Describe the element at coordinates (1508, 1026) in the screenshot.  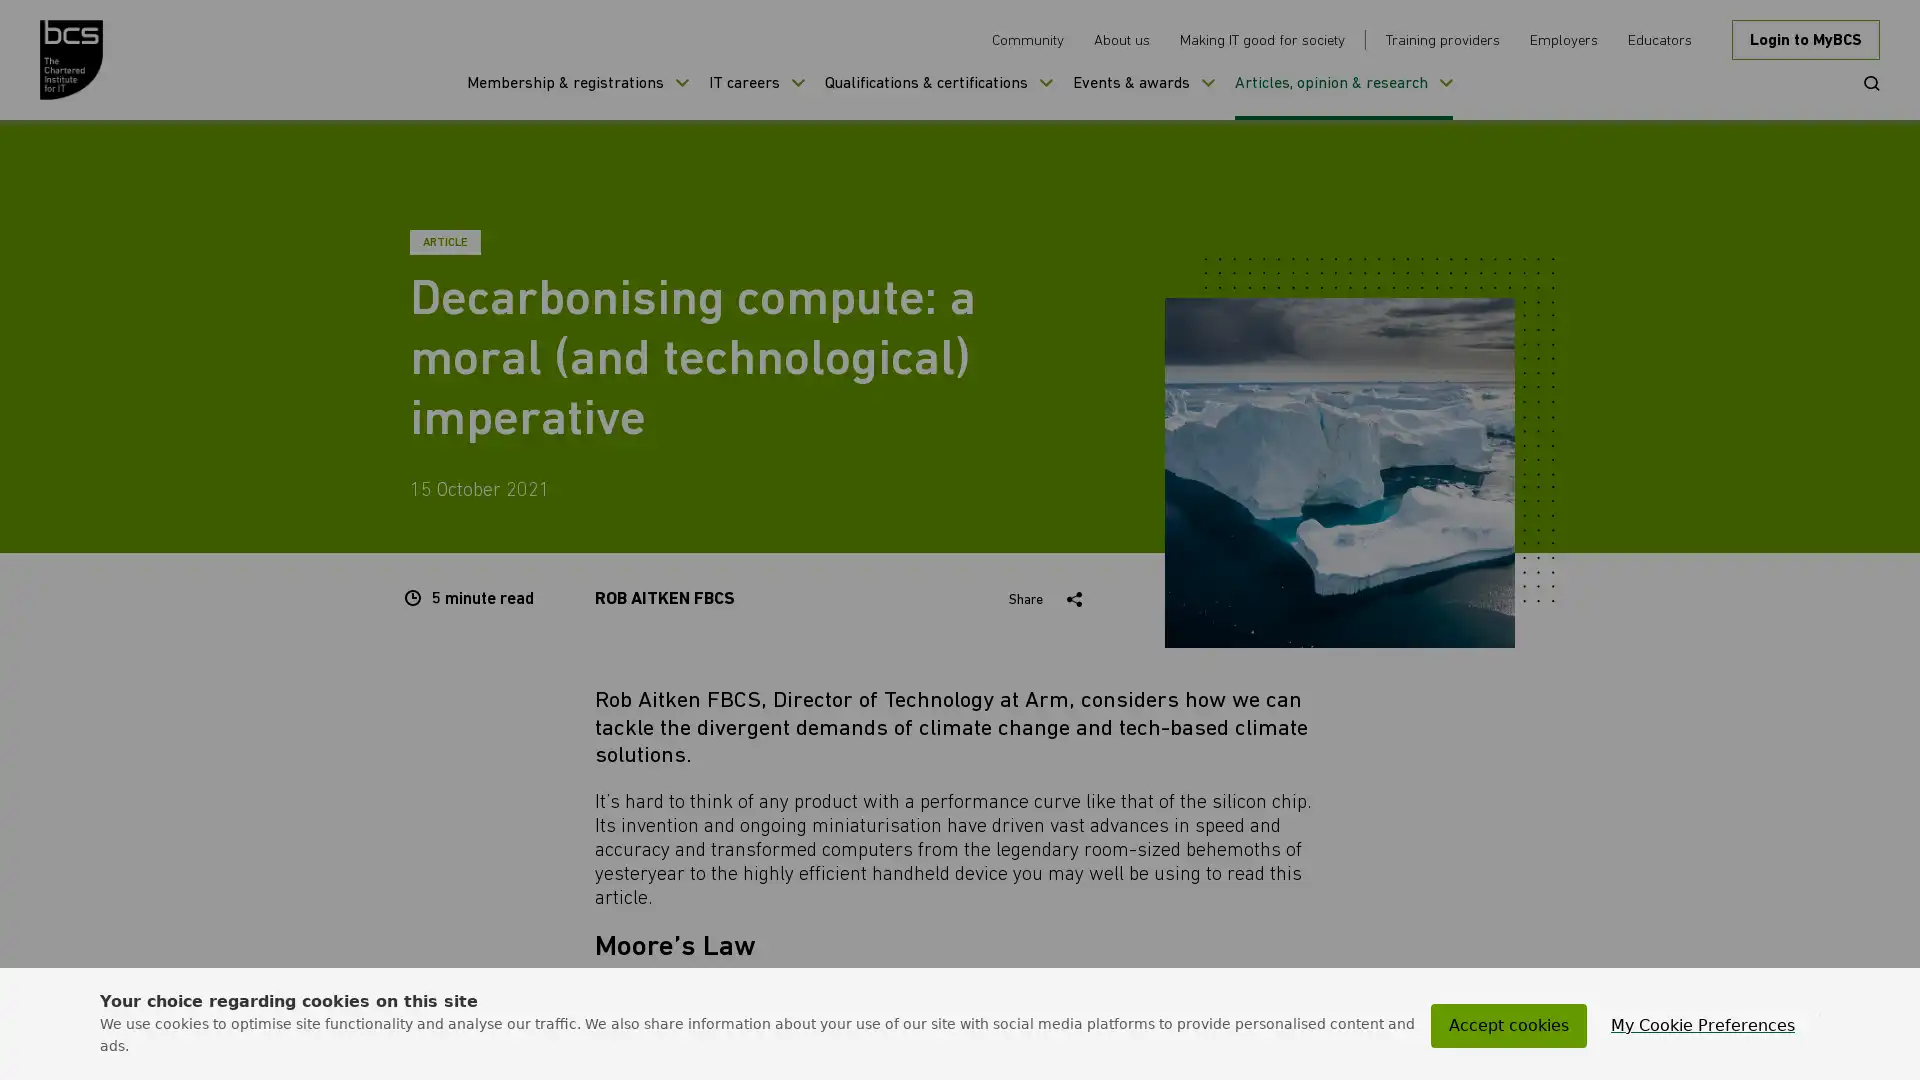
I see `Accept cookies` at that location.